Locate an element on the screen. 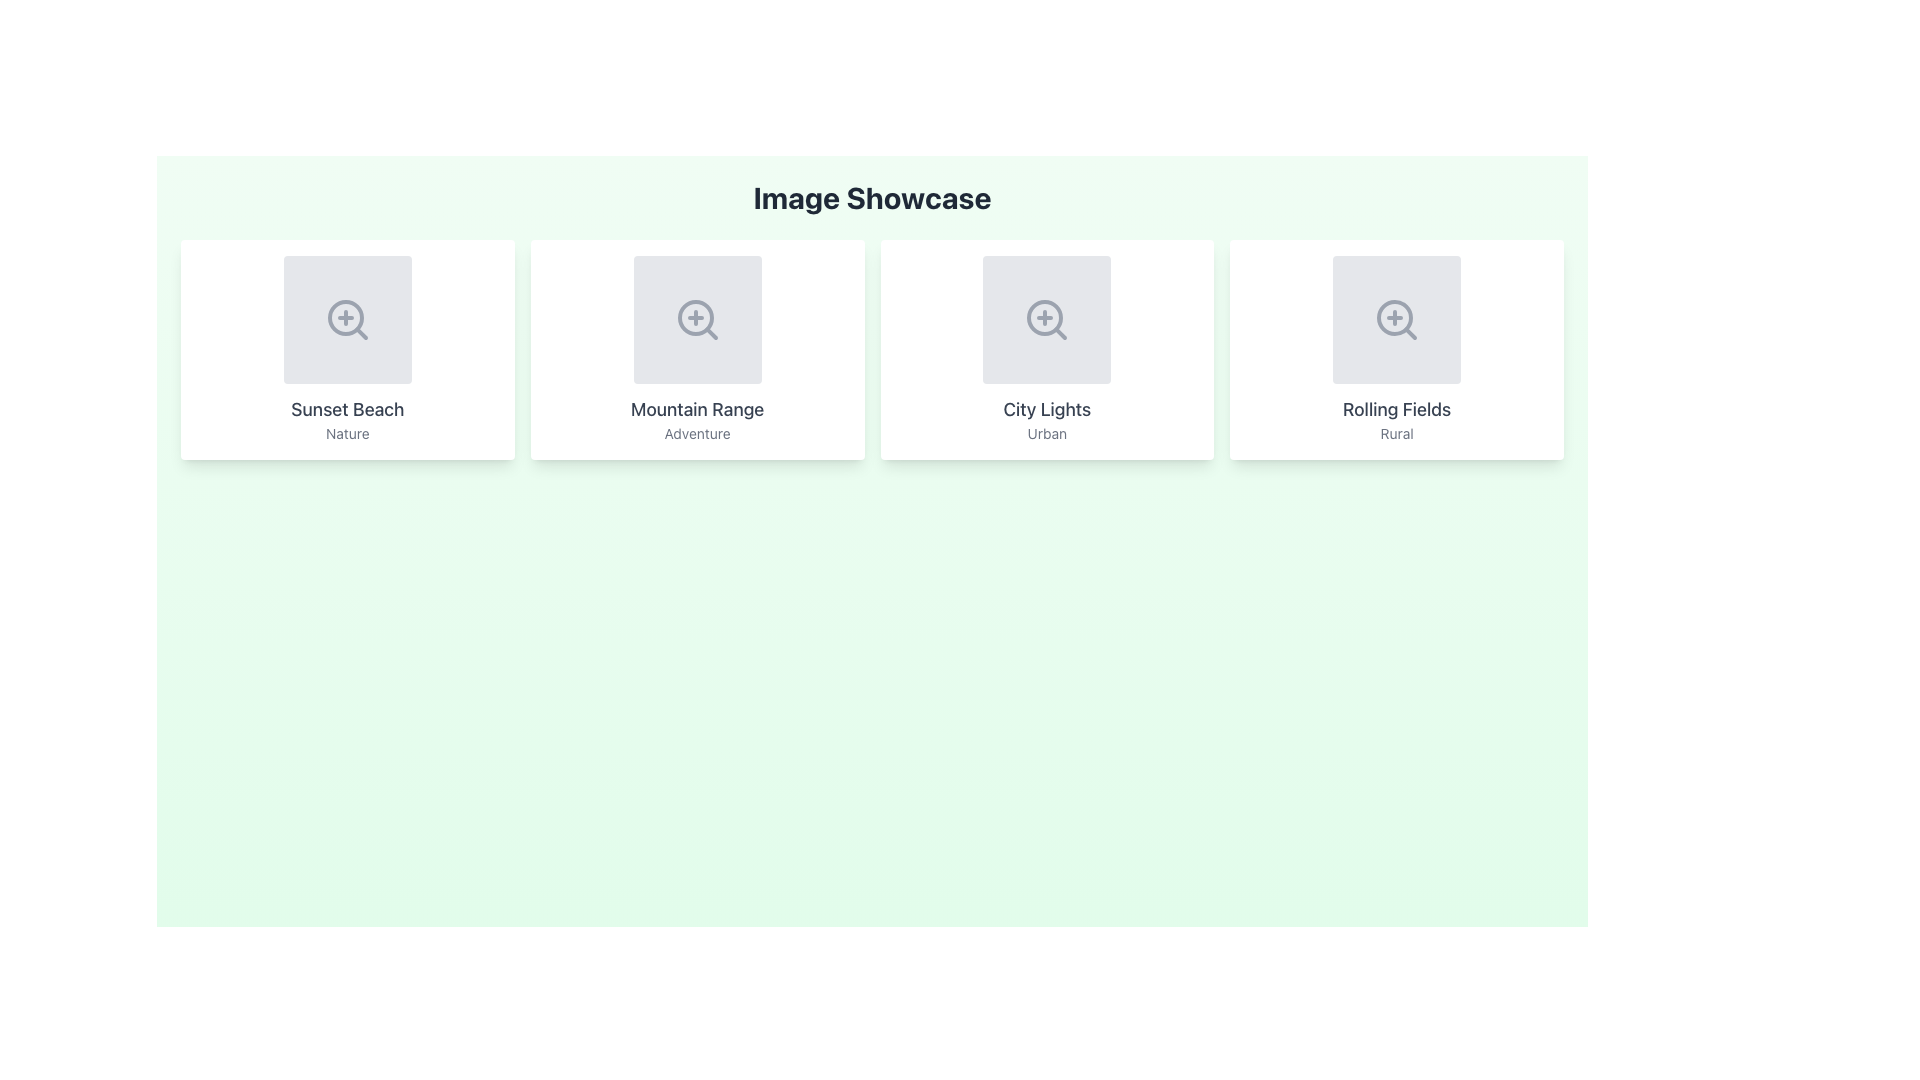 The width and height of the screenshot is (1920, 1080). the inner plus sign of the zoom-in magnifying glass located in the third column of the 'Image Showcase' row, specifically within the 'City Lights' card is located at coordinates (1044, 316).